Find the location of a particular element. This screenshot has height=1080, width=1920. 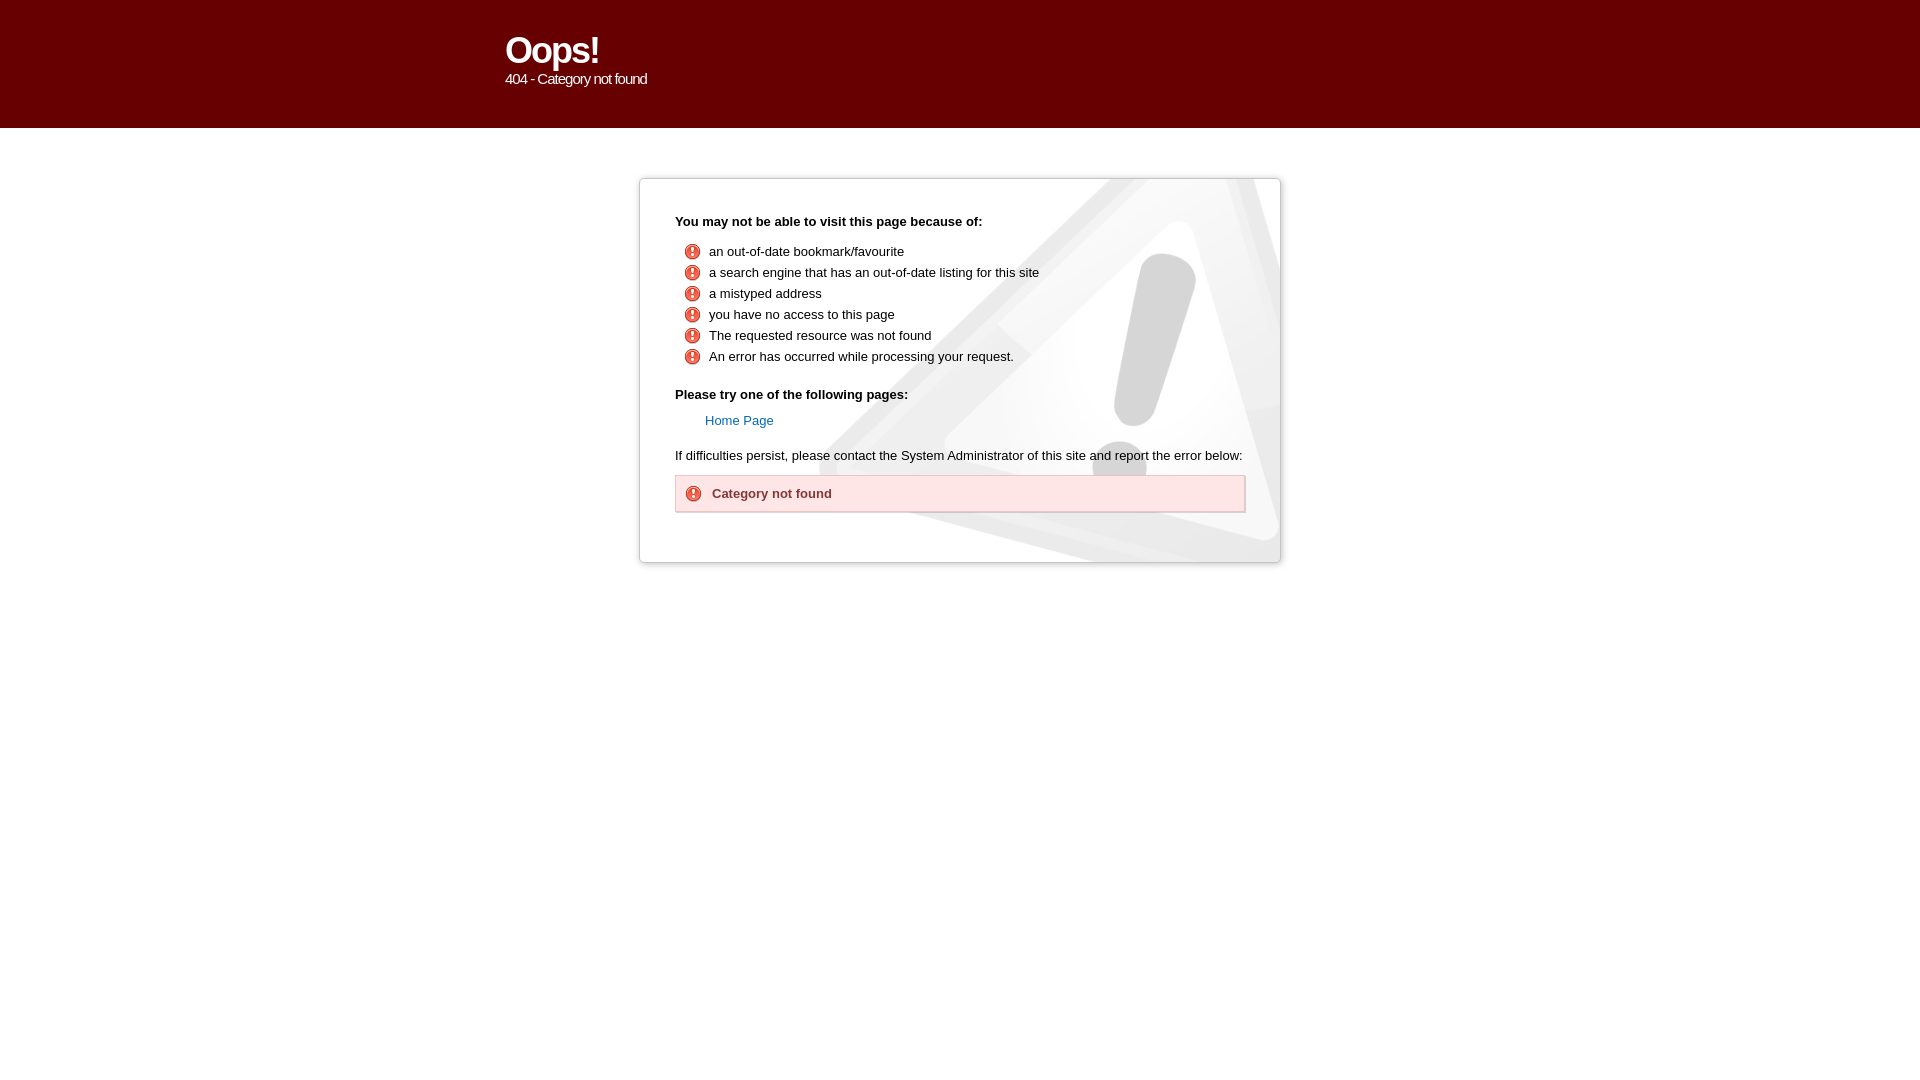

'Home Page' is located at coordinates (738, 419).